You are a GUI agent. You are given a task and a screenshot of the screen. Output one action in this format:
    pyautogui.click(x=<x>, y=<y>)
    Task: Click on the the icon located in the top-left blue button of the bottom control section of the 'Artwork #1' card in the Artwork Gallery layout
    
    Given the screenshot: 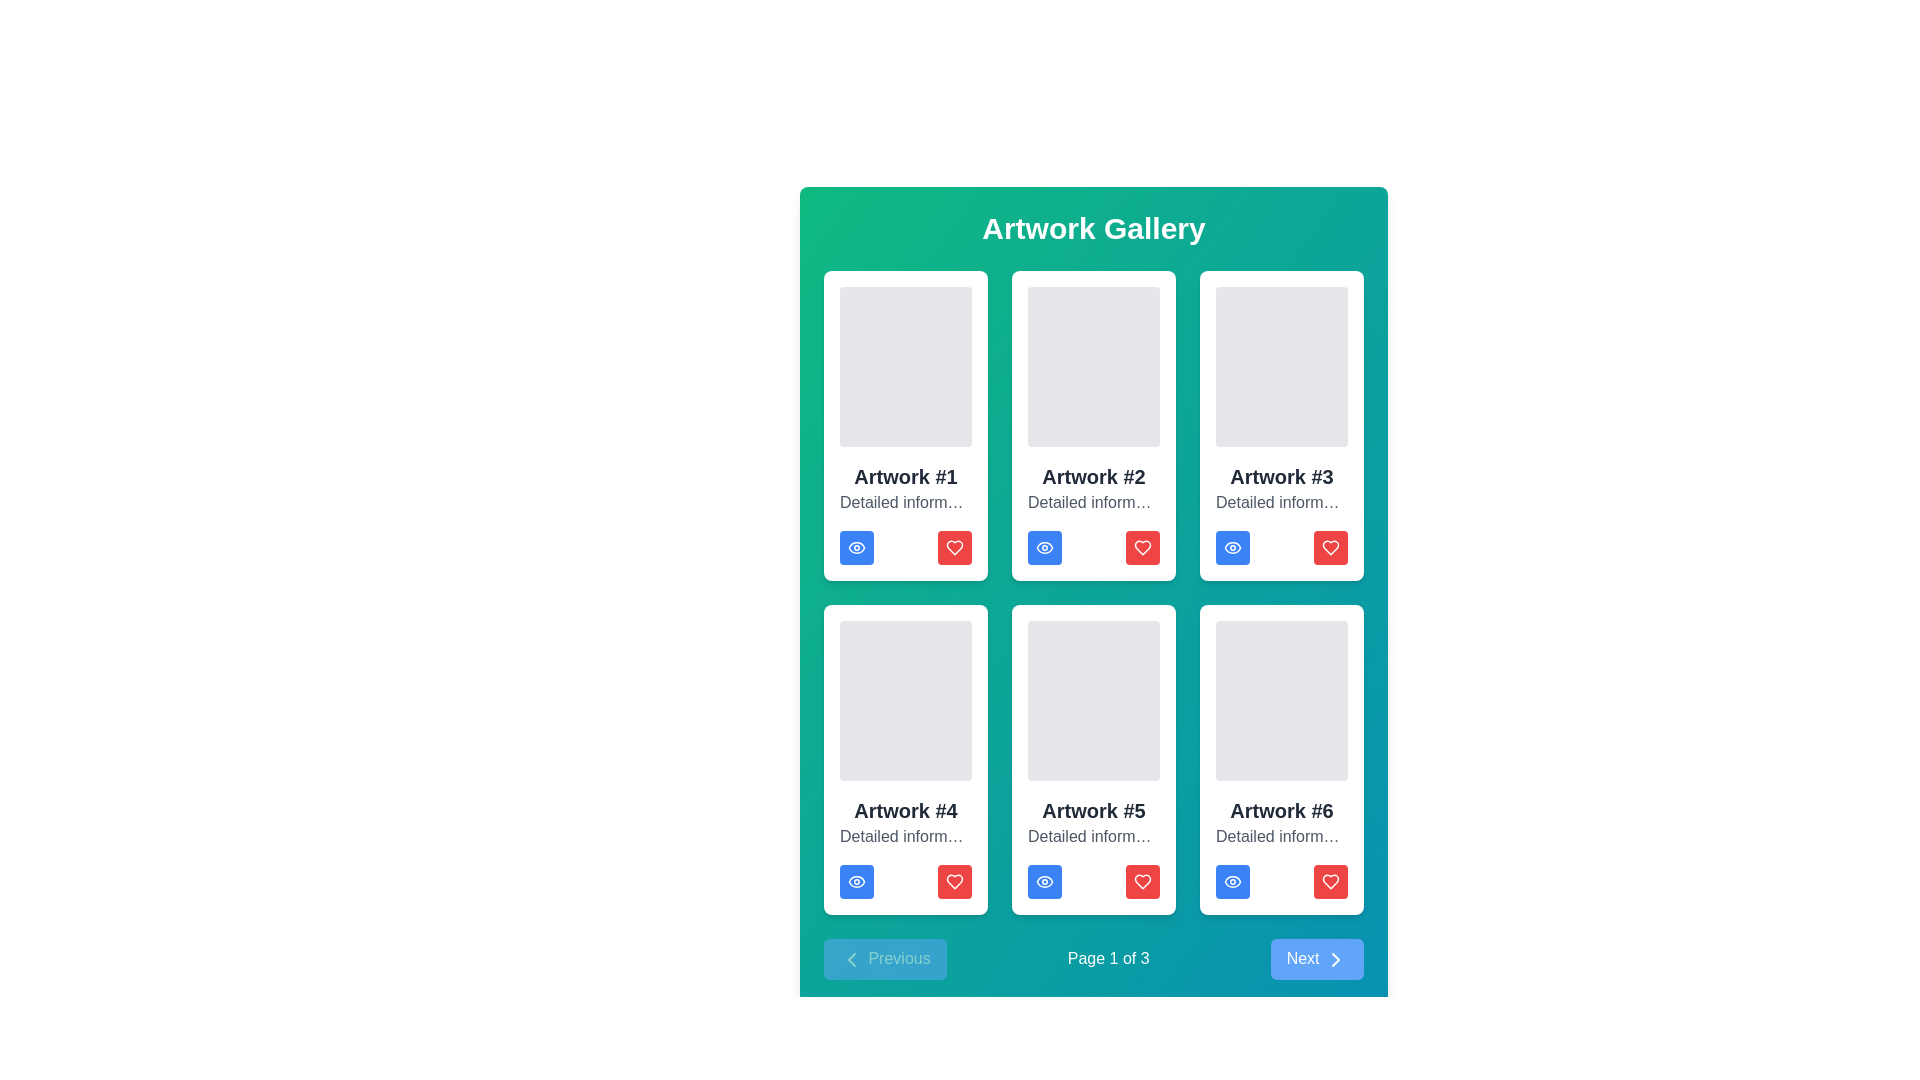 What is the action you would take?
    pyautogui.click(x=857, y=547)
    